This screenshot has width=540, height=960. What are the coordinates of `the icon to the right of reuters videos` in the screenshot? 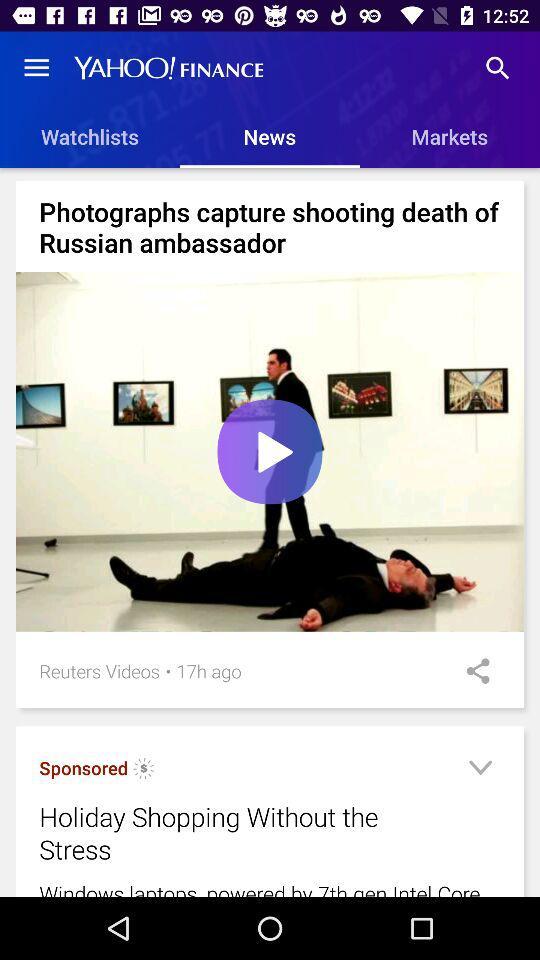 It's located at (167, 671).